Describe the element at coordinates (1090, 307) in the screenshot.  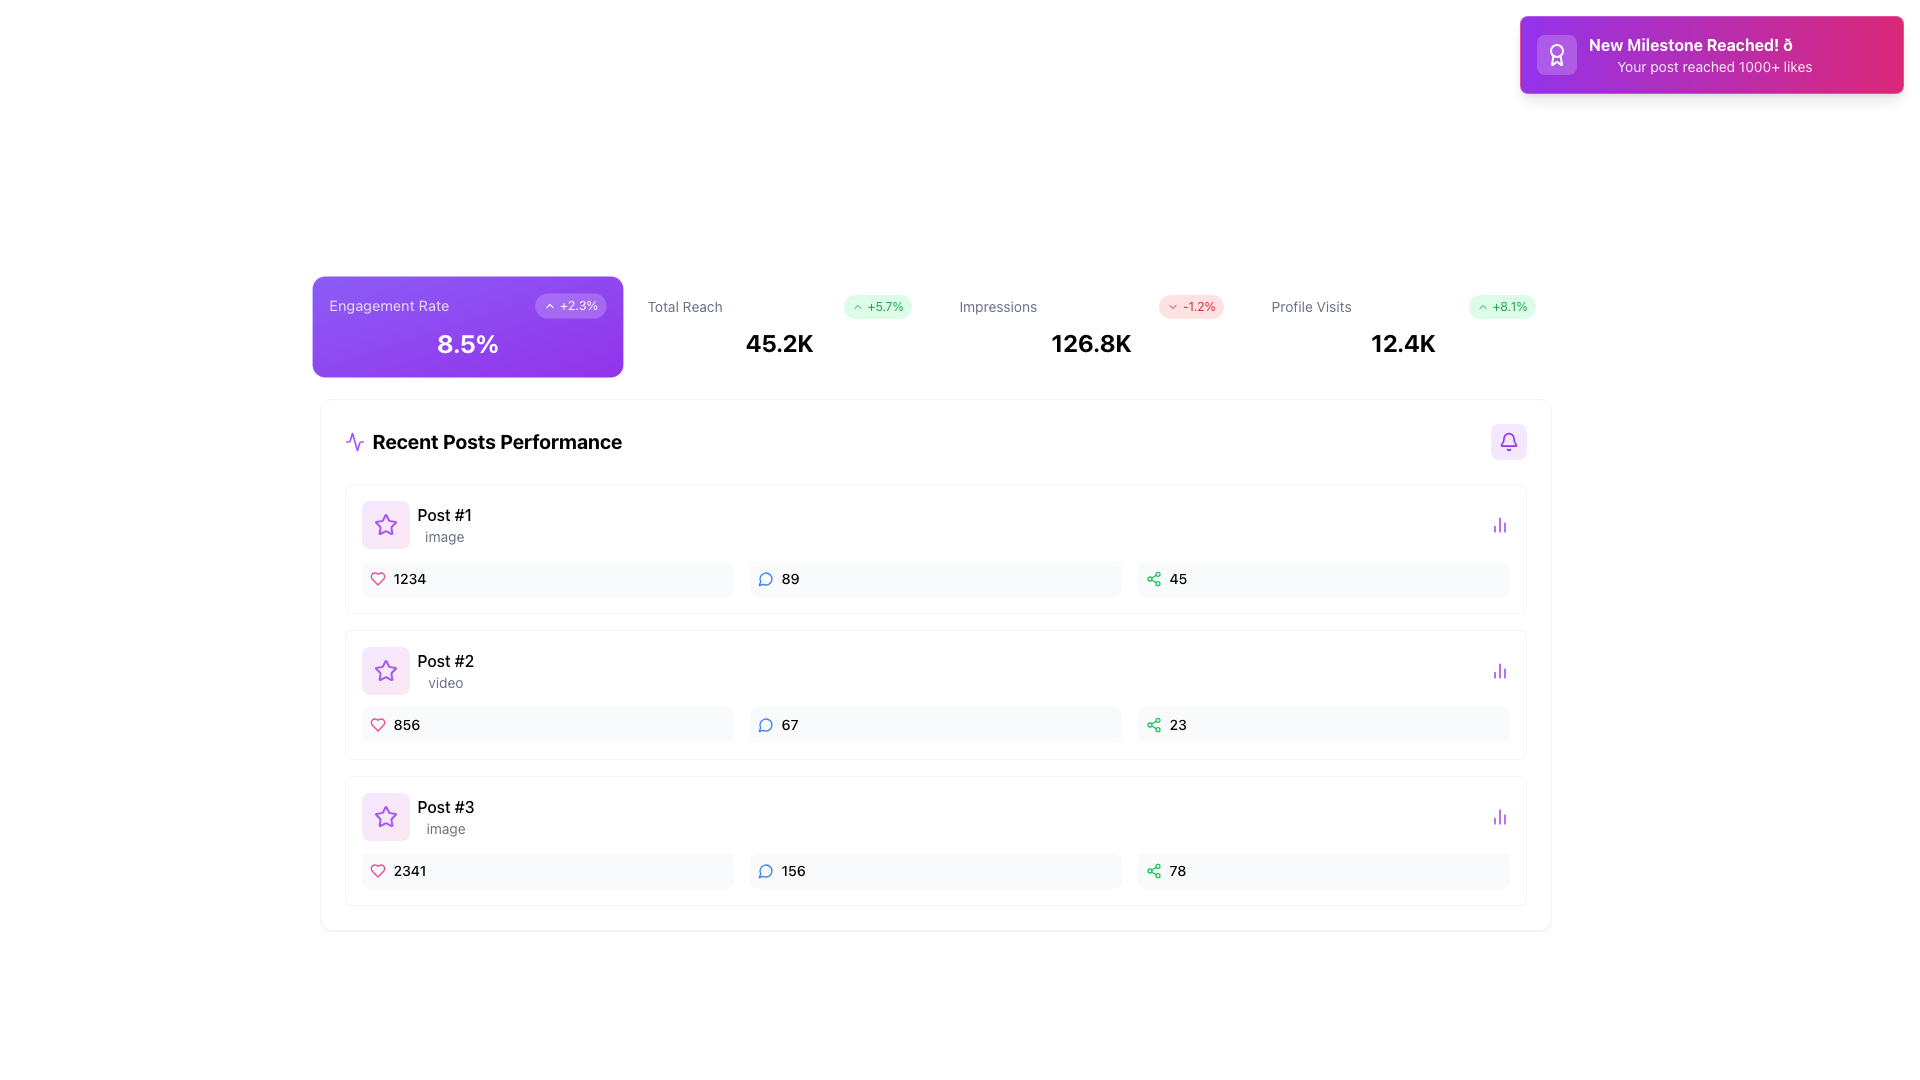
I see `the information represented by the Metric display element labeled 'Impressions' with a decrement value of '-1.2%' styled with a red background` at that location.